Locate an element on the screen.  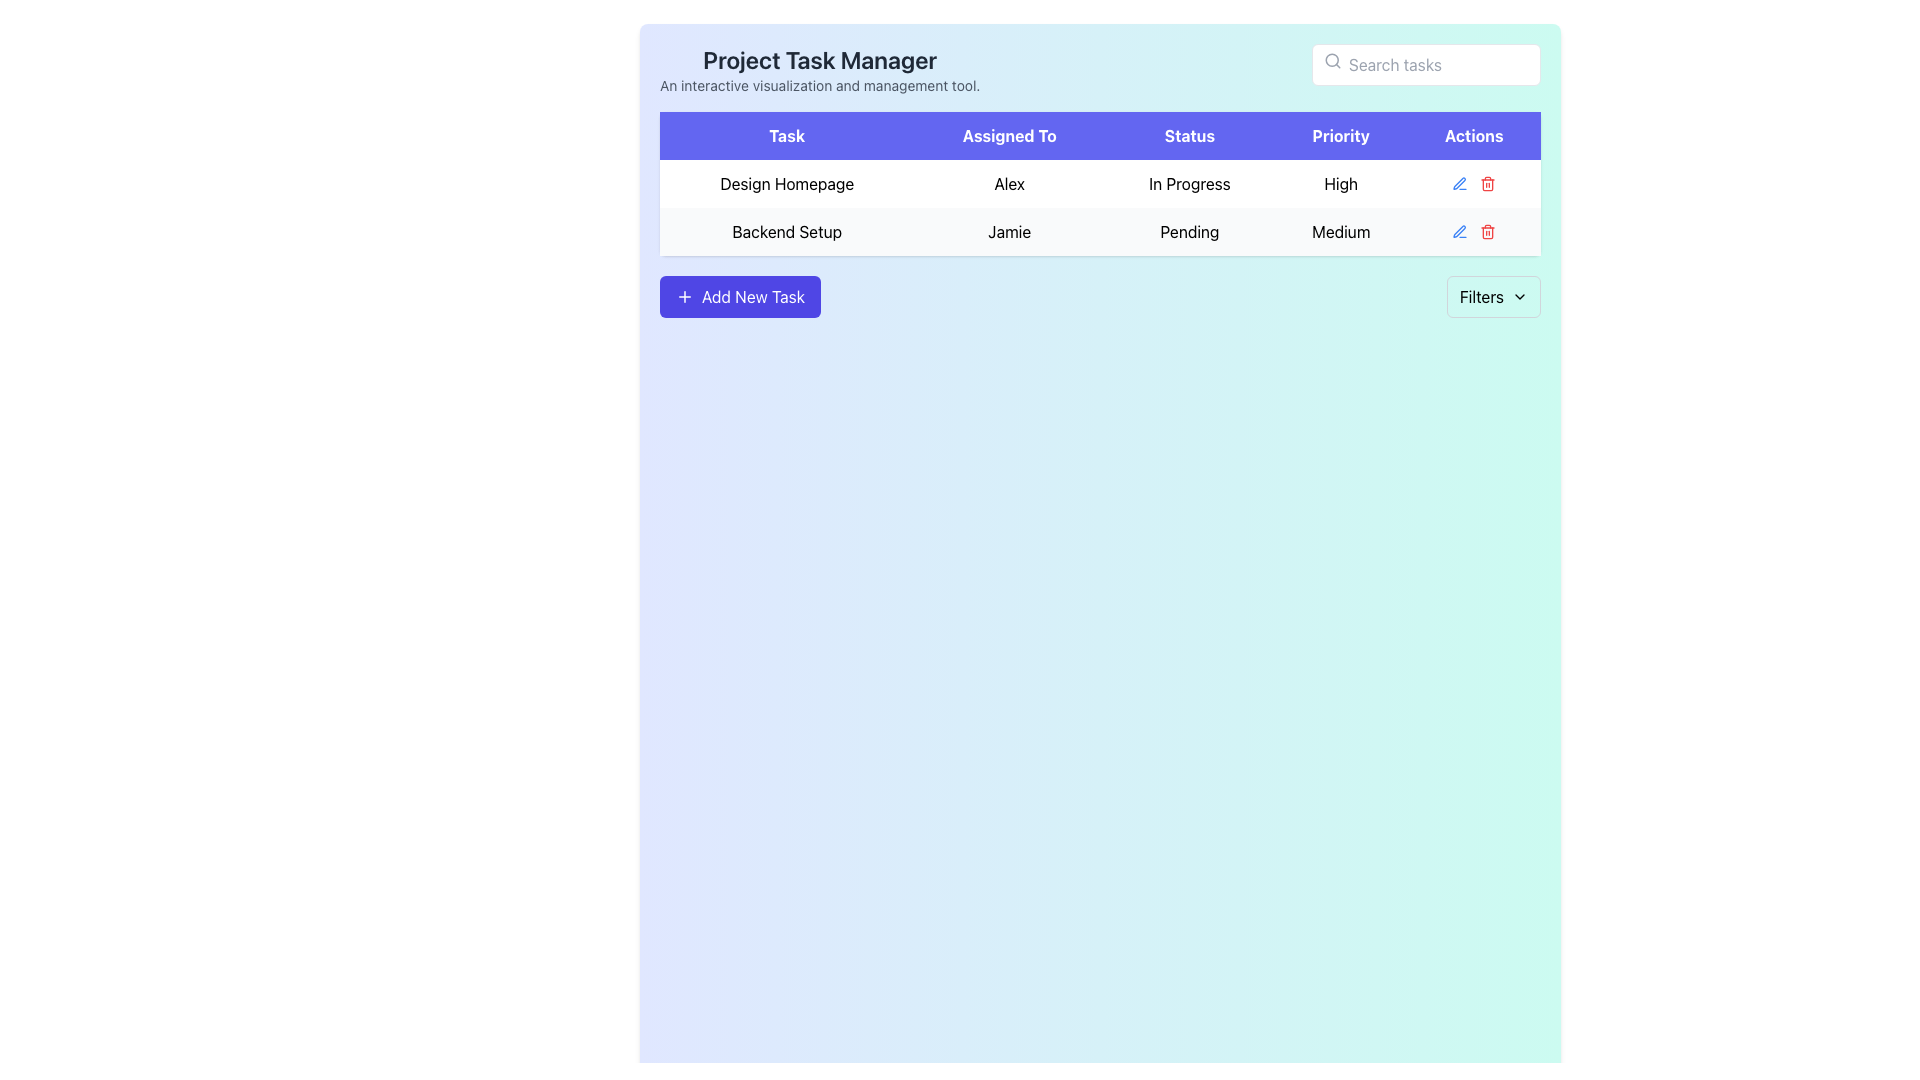
the edit button in the actions column of the row labeled 'Design Homepage' is located at coordinates (1474, 184).